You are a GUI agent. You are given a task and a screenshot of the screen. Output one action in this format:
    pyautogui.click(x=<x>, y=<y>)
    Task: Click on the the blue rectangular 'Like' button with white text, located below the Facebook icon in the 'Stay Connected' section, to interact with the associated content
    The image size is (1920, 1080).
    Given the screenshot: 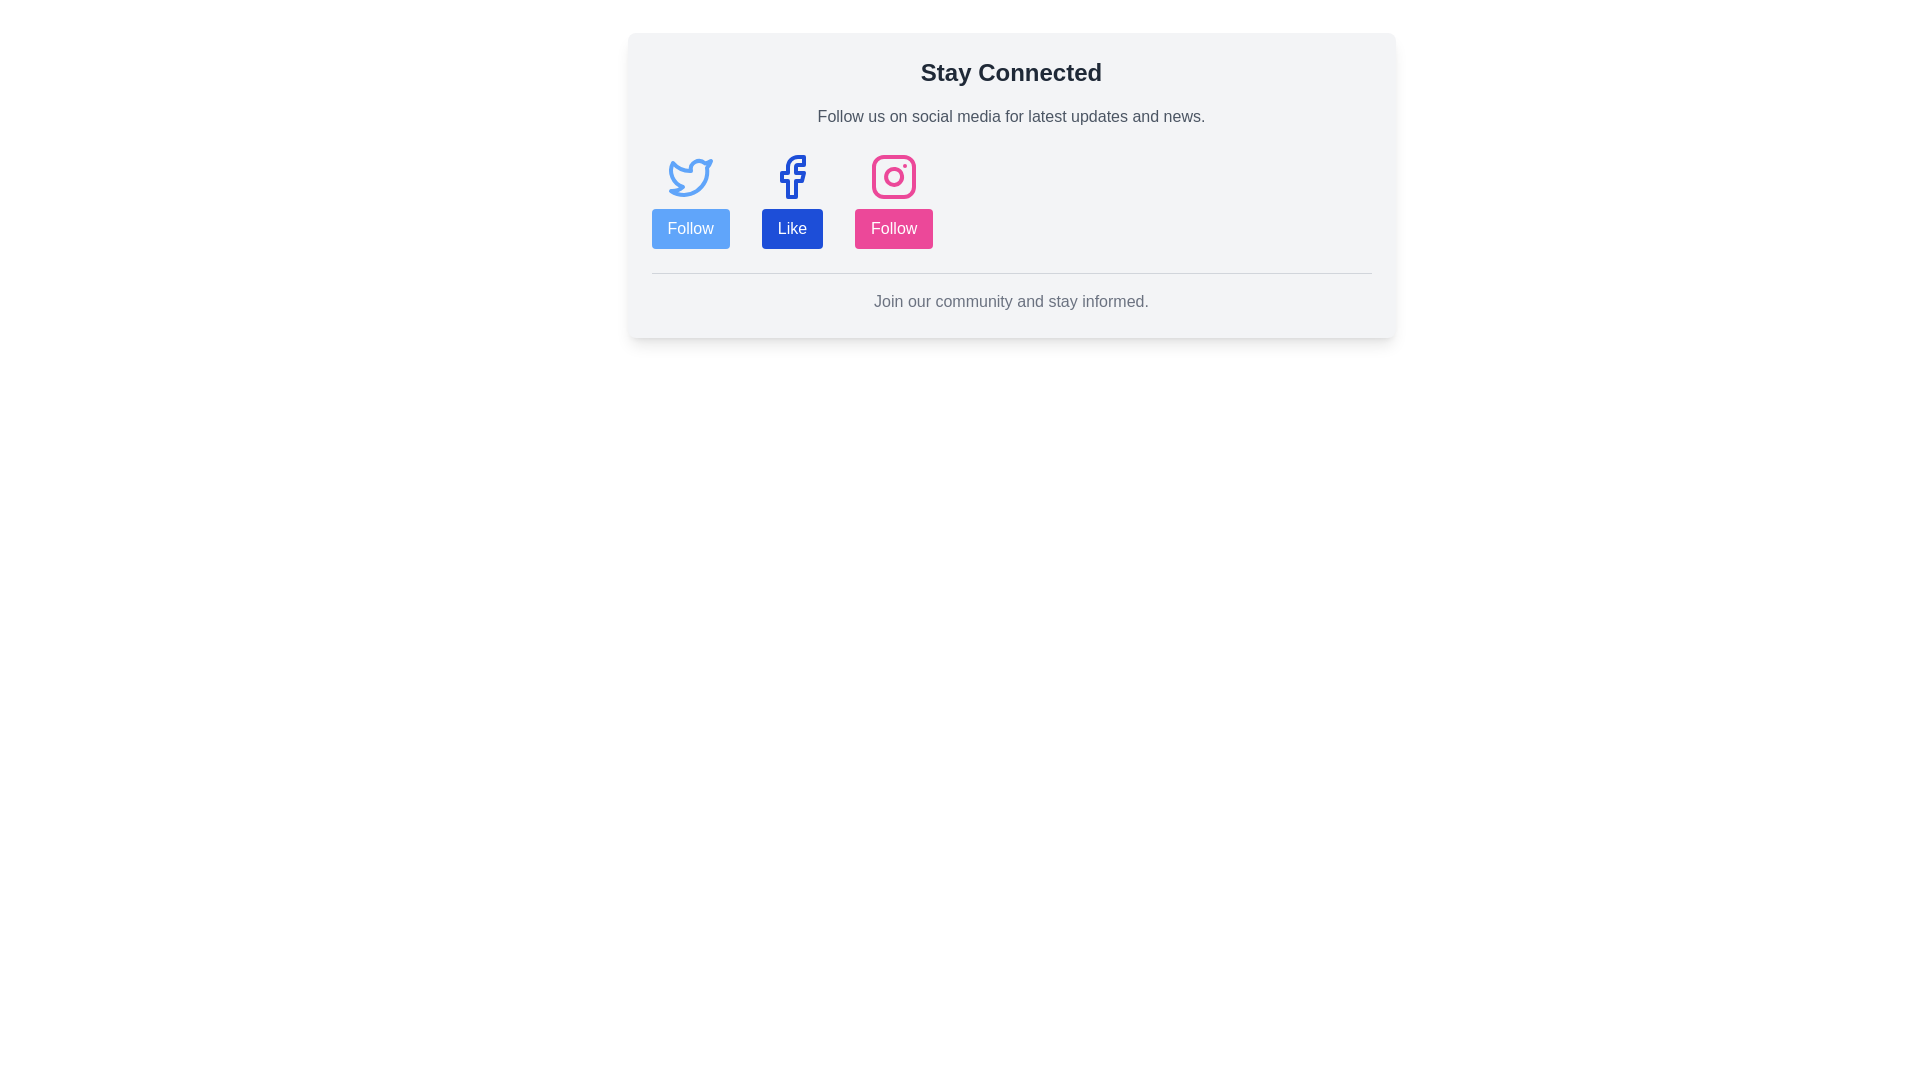 What is the action you would take?
    pyautogui.click(x=791, y=227)
    